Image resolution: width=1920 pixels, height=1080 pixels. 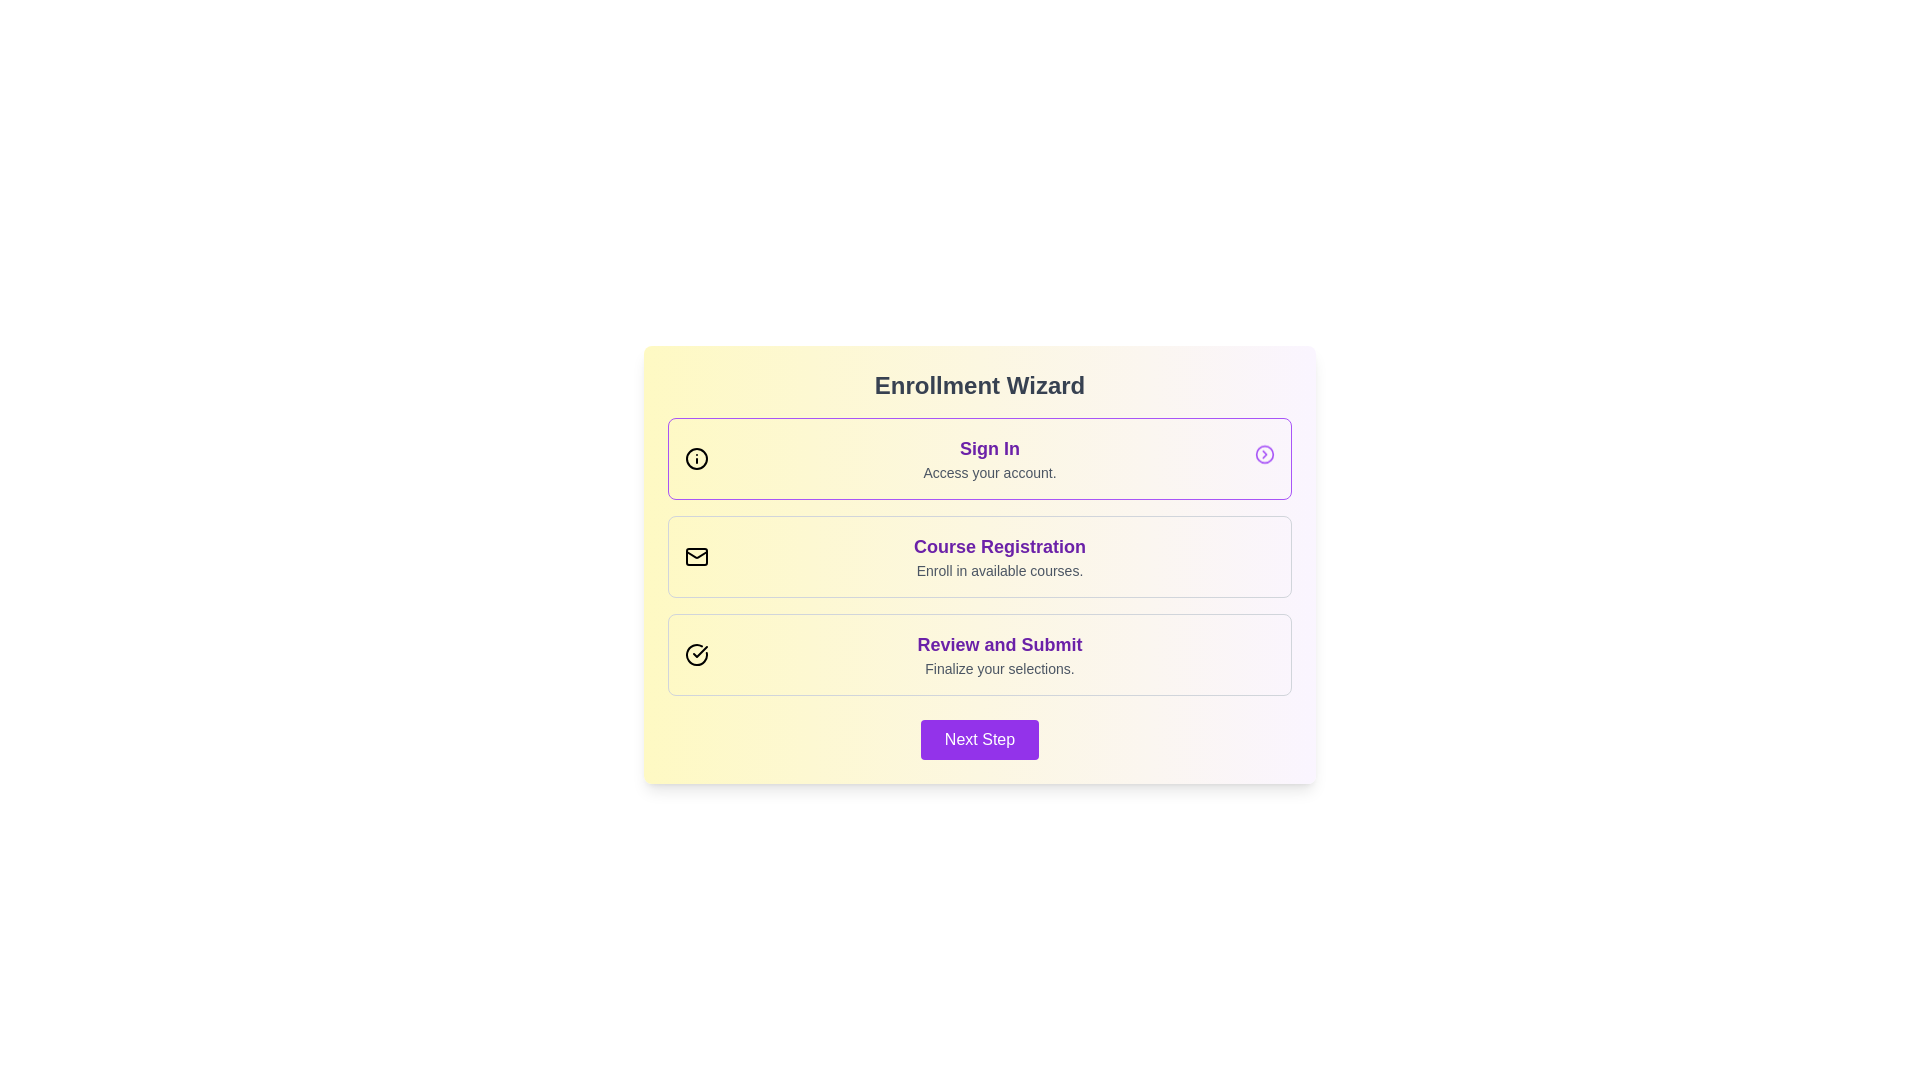 What do you see at coordinates (999, 570) in the screenshot?
I see `the text label that reads 'Enroll in available courses.' located below the header 'Course Registration'` at bounding box center [999, 570].